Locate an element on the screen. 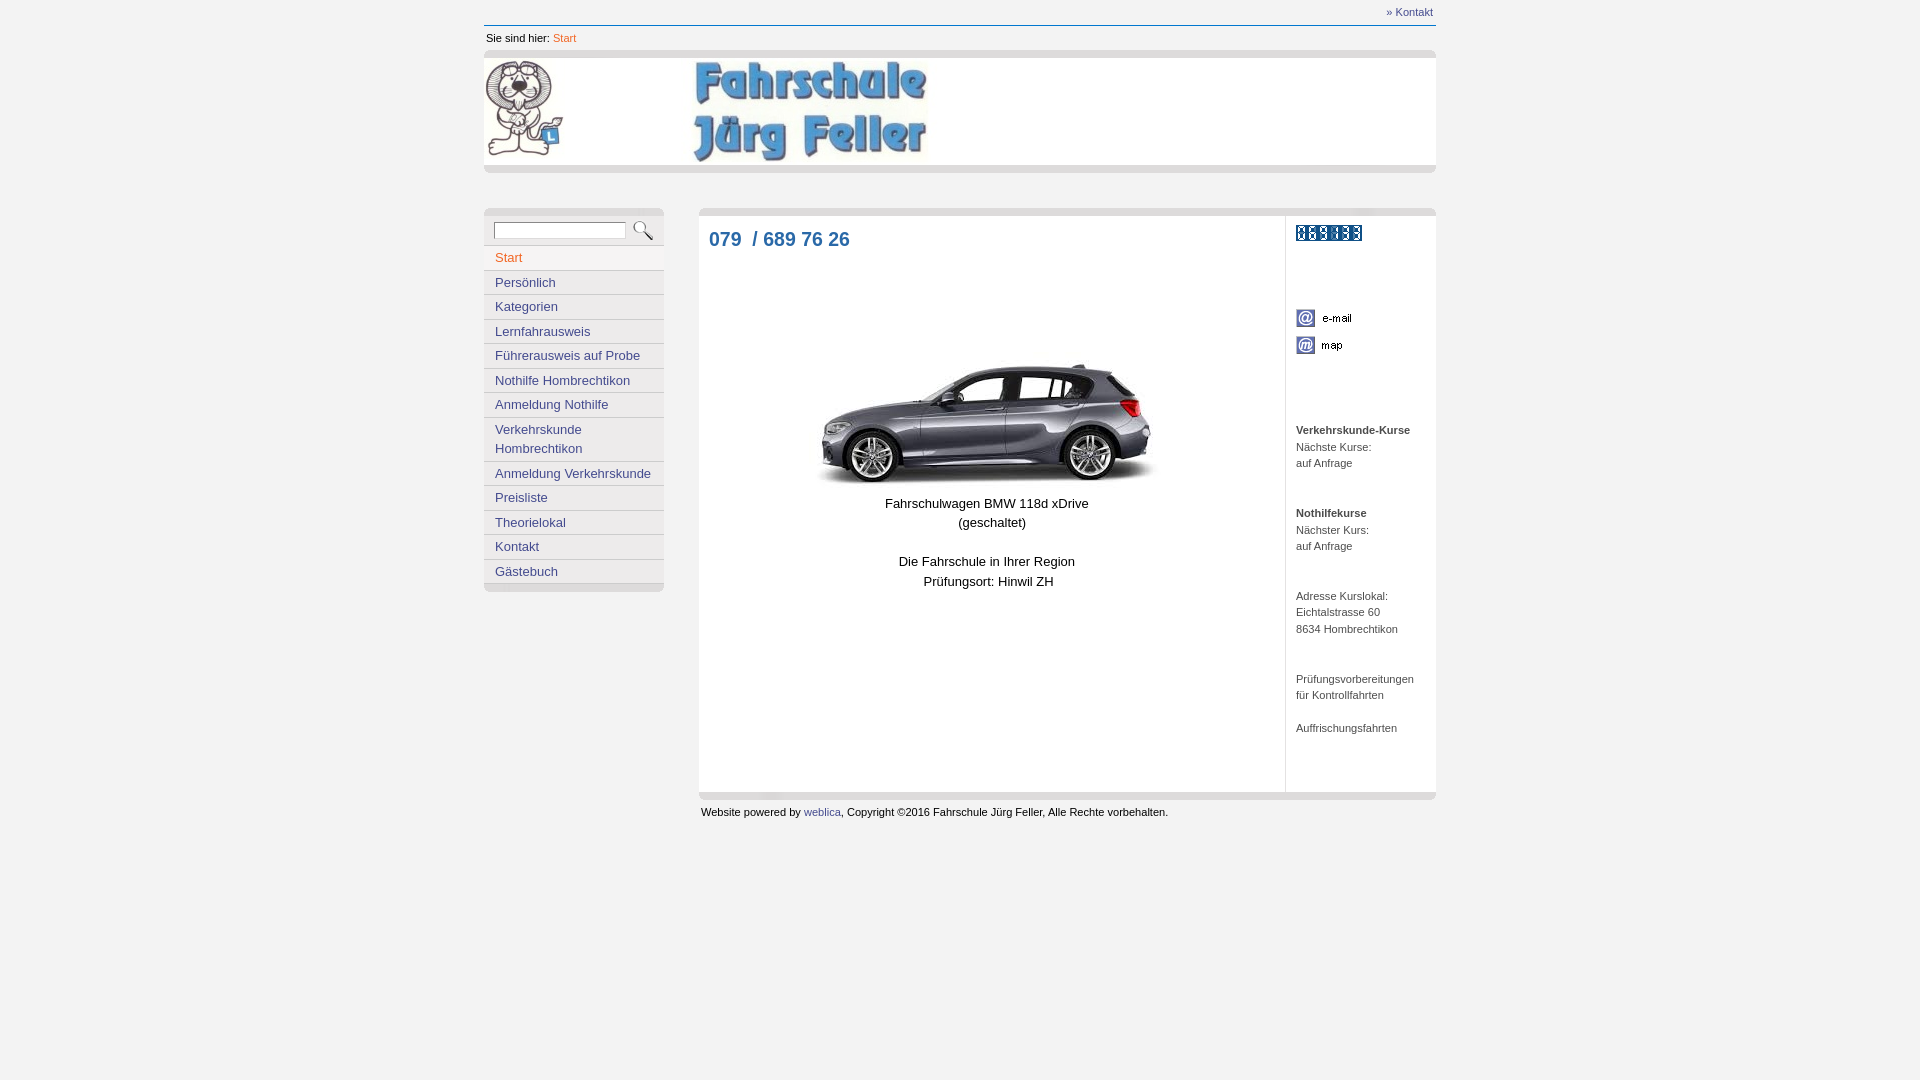  'Start' is located at coordinates (552, 38).